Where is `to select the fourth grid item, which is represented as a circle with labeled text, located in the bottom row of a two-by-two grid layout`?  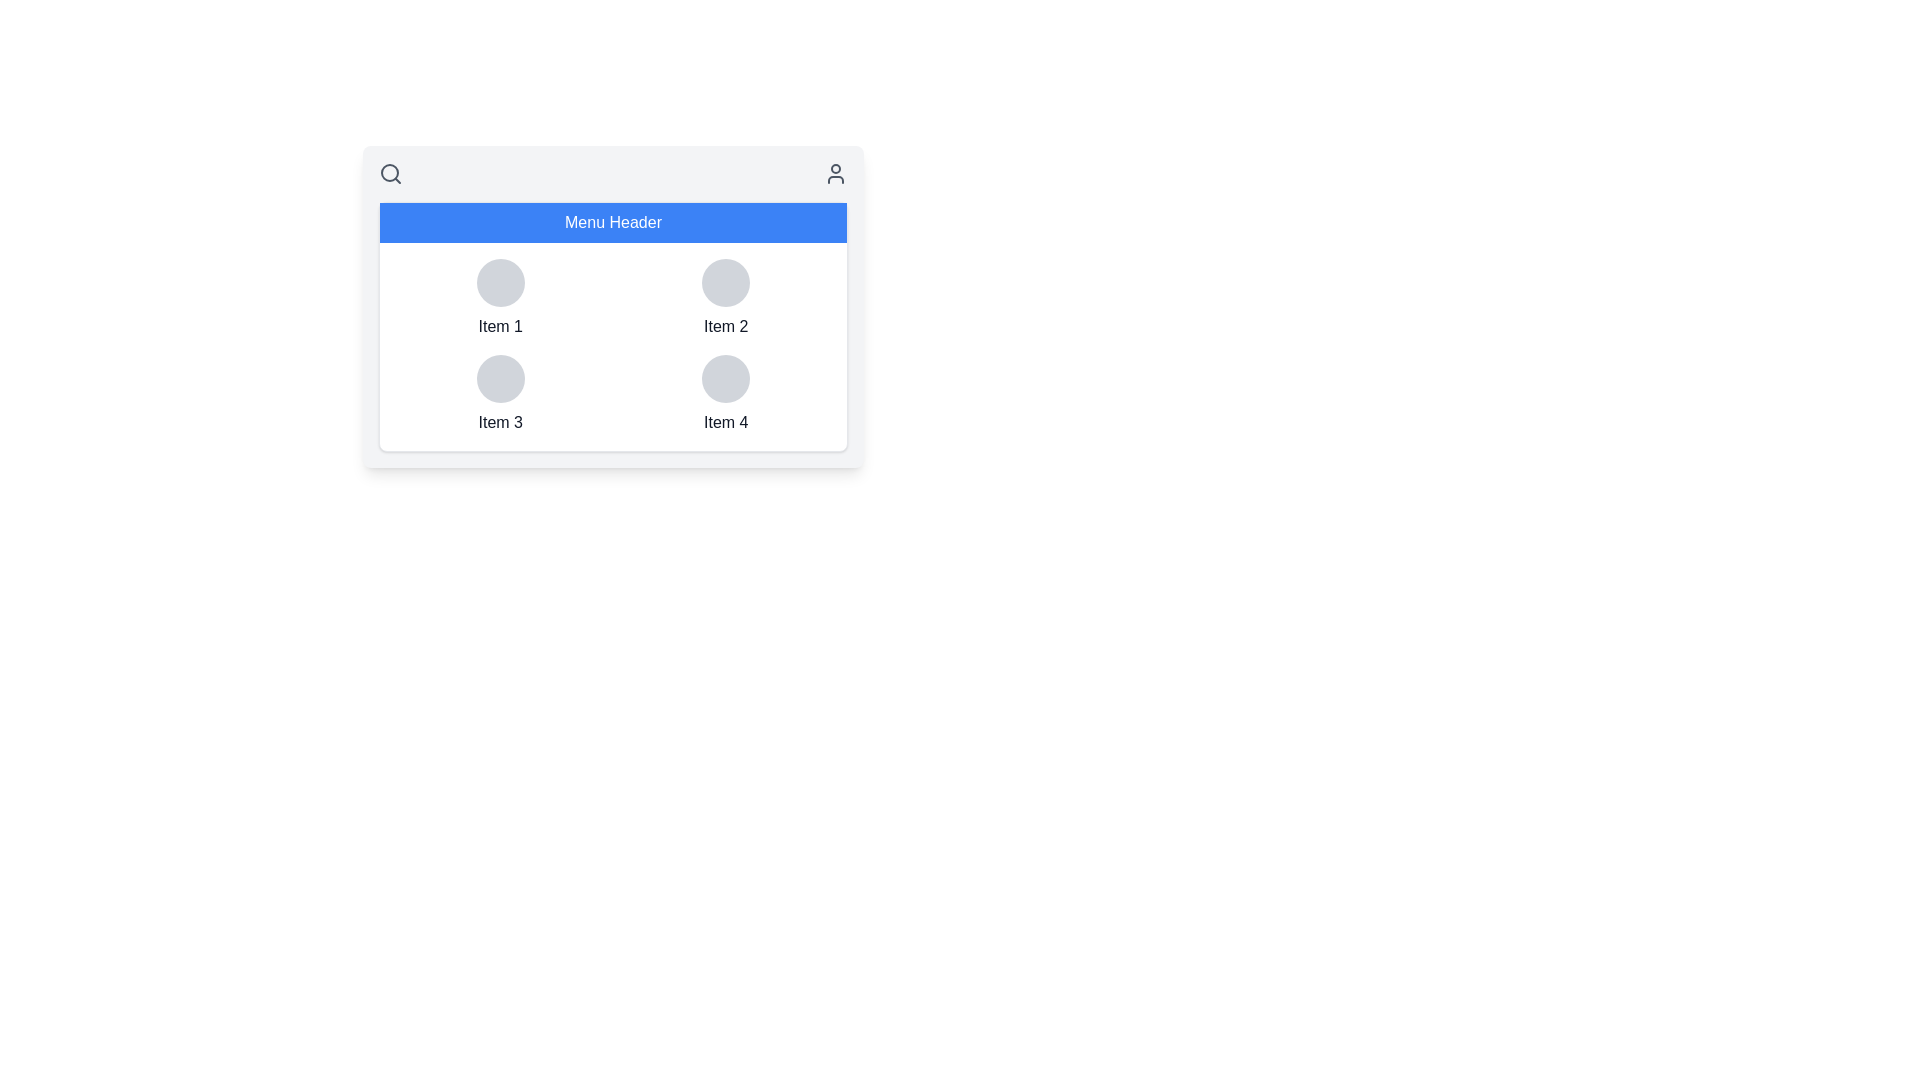
to select the fourth grid item, which is represented as a circle with labeled text, located in the bottom row of a two-by-two grid layout is located at coordinates (725, 394).